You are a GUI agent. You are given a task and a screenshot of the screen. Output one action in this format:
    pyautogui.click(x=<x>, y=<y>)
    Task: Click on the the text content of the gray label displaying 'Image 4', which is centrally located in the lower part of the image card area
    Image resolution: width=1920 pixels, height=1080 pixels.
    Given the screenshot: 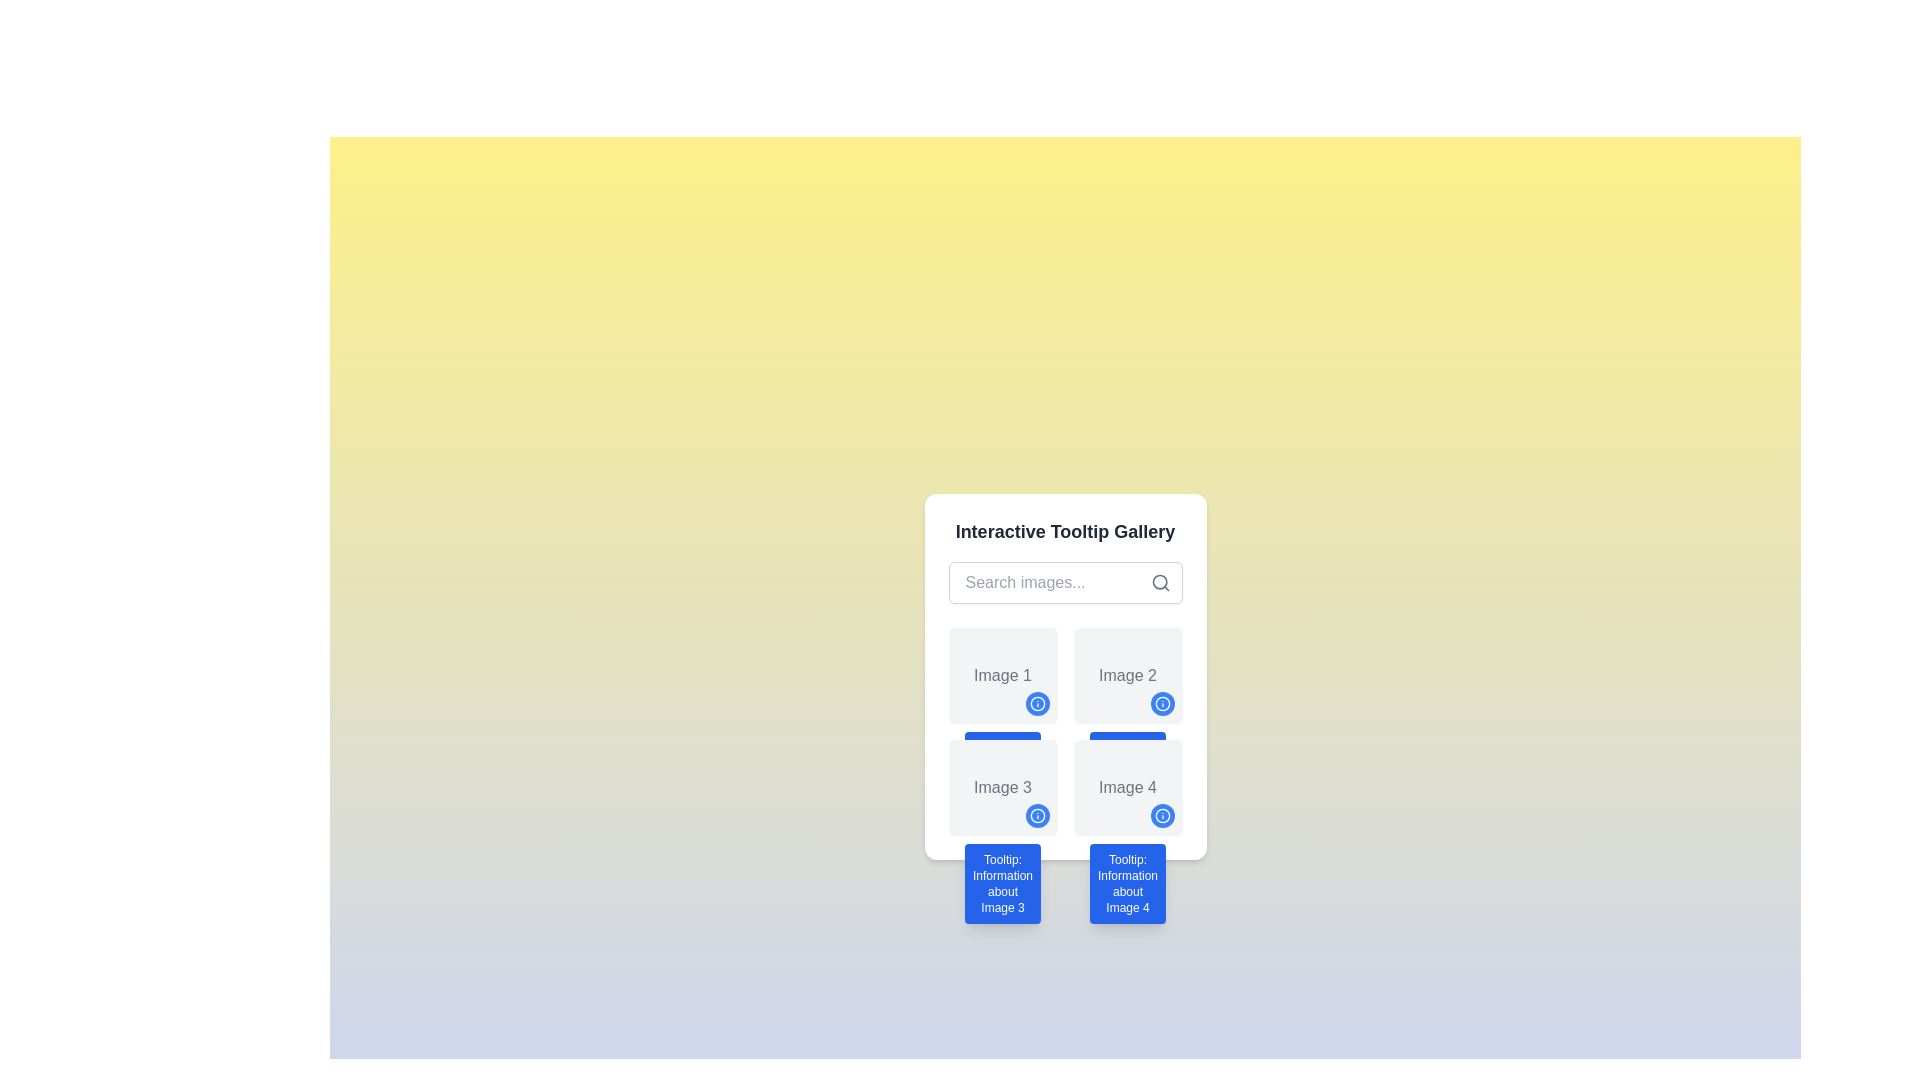 What is the action you would take?
    pyautogui.click(x=1128, y=786)
    